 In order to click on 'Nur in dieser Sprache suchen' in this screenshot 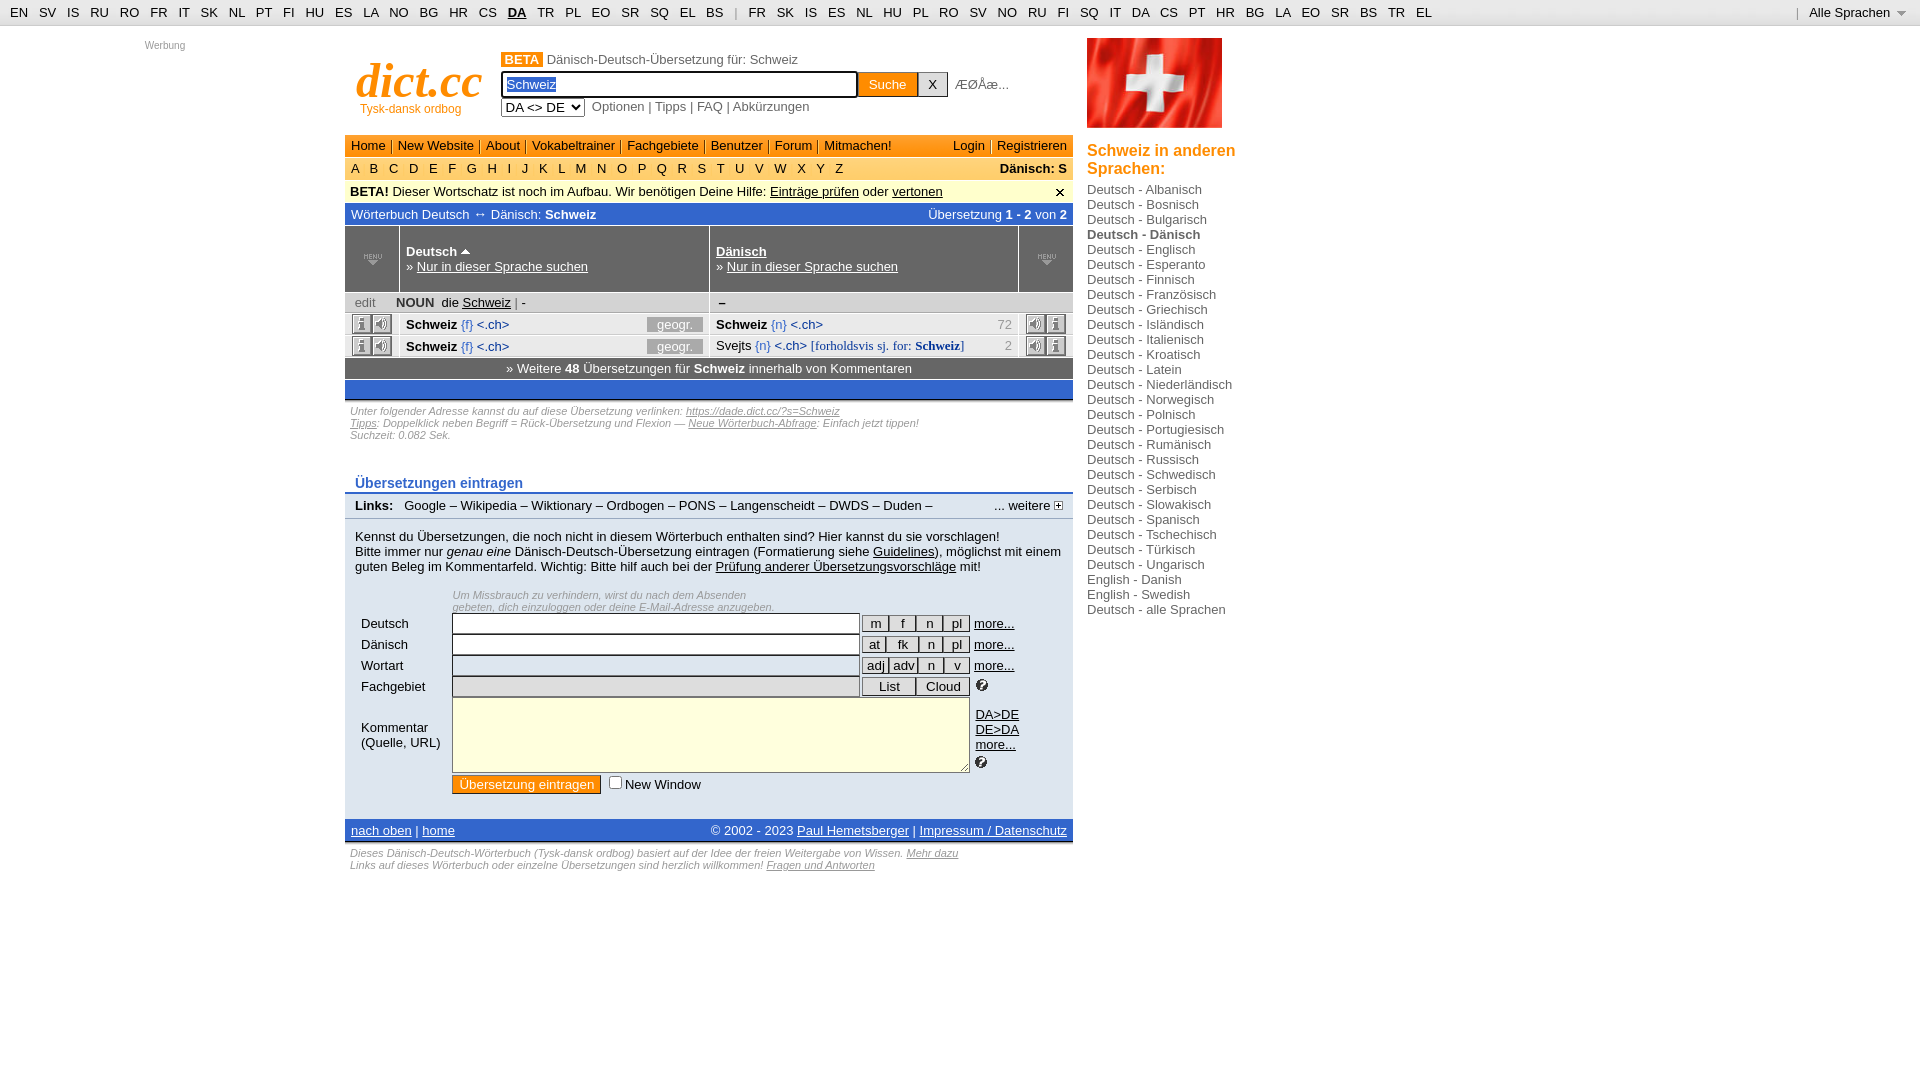, I will do `click(416, 265)`.